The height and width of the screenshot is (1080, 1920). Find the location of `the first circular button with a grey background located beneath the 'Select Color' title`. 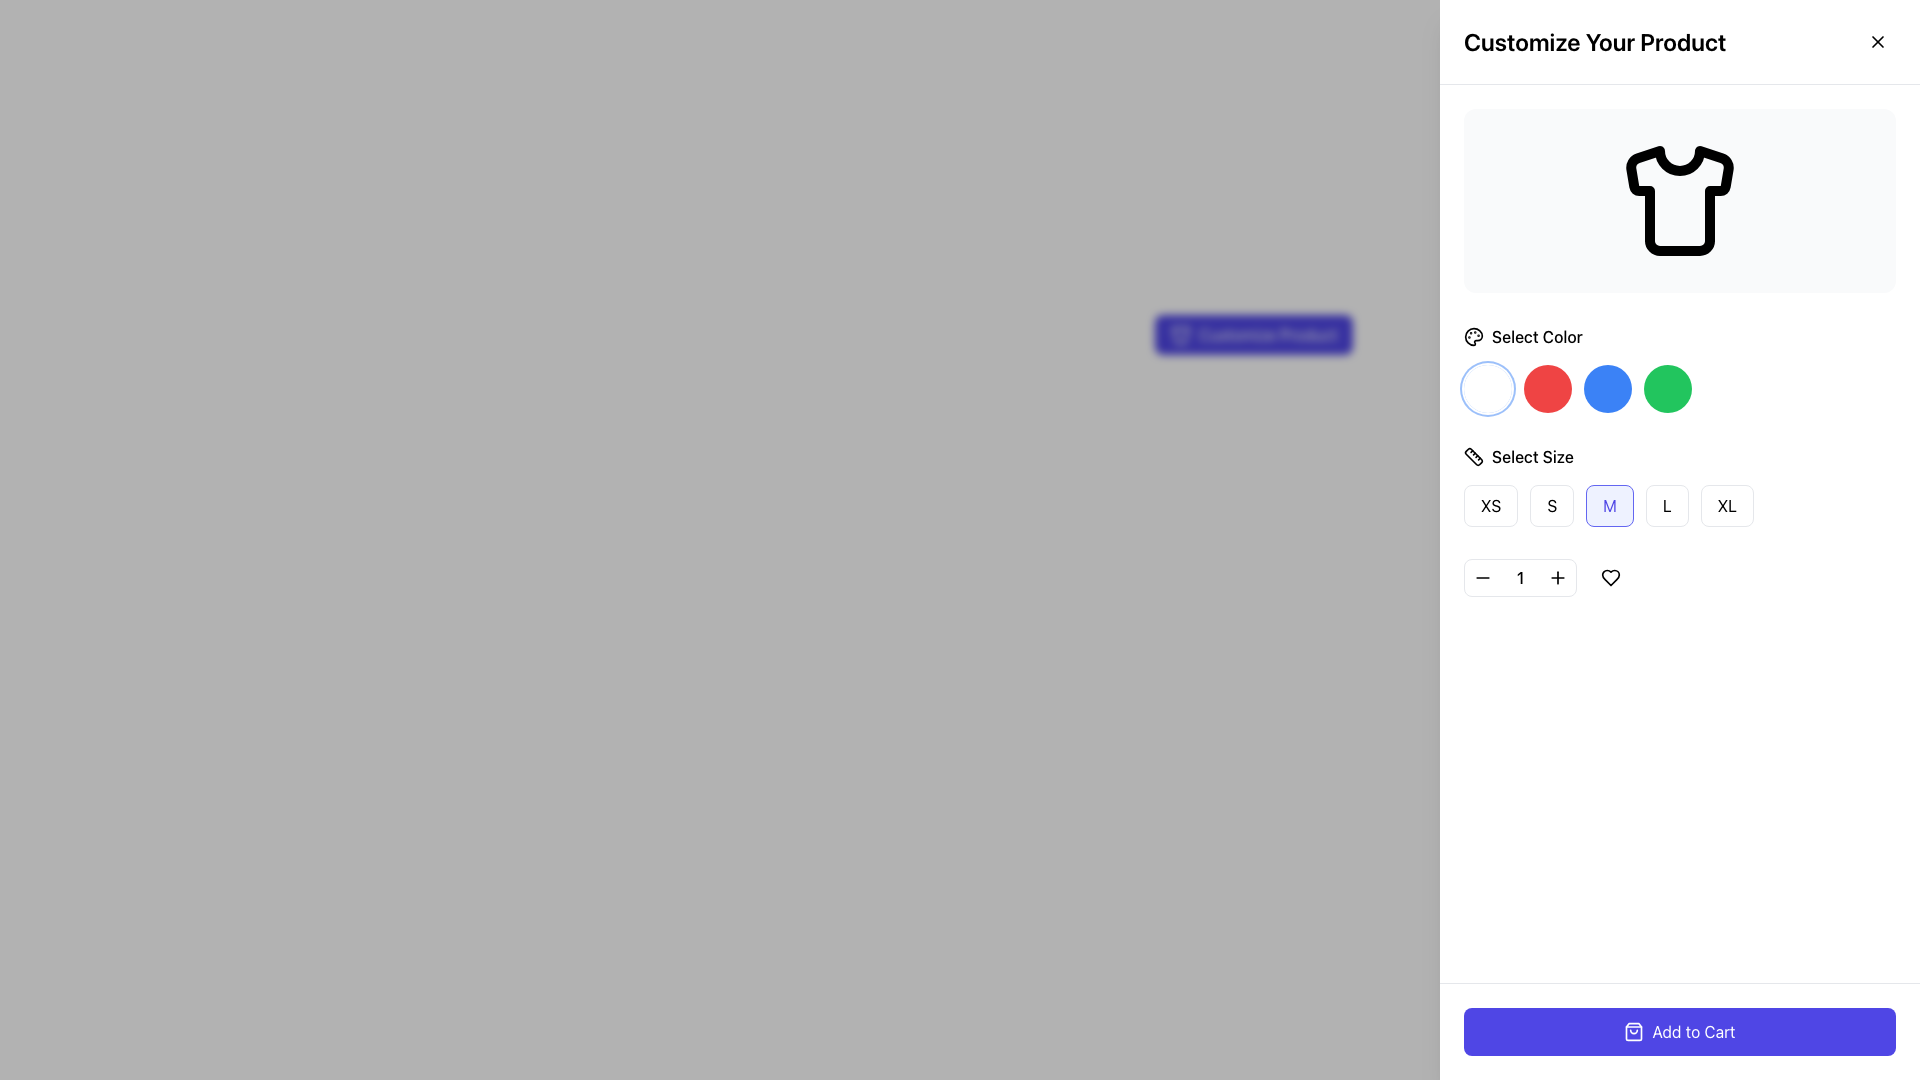

the first circular button with a grey background located beneath the 'Select Color' title is located at coordinates (1488, 389).